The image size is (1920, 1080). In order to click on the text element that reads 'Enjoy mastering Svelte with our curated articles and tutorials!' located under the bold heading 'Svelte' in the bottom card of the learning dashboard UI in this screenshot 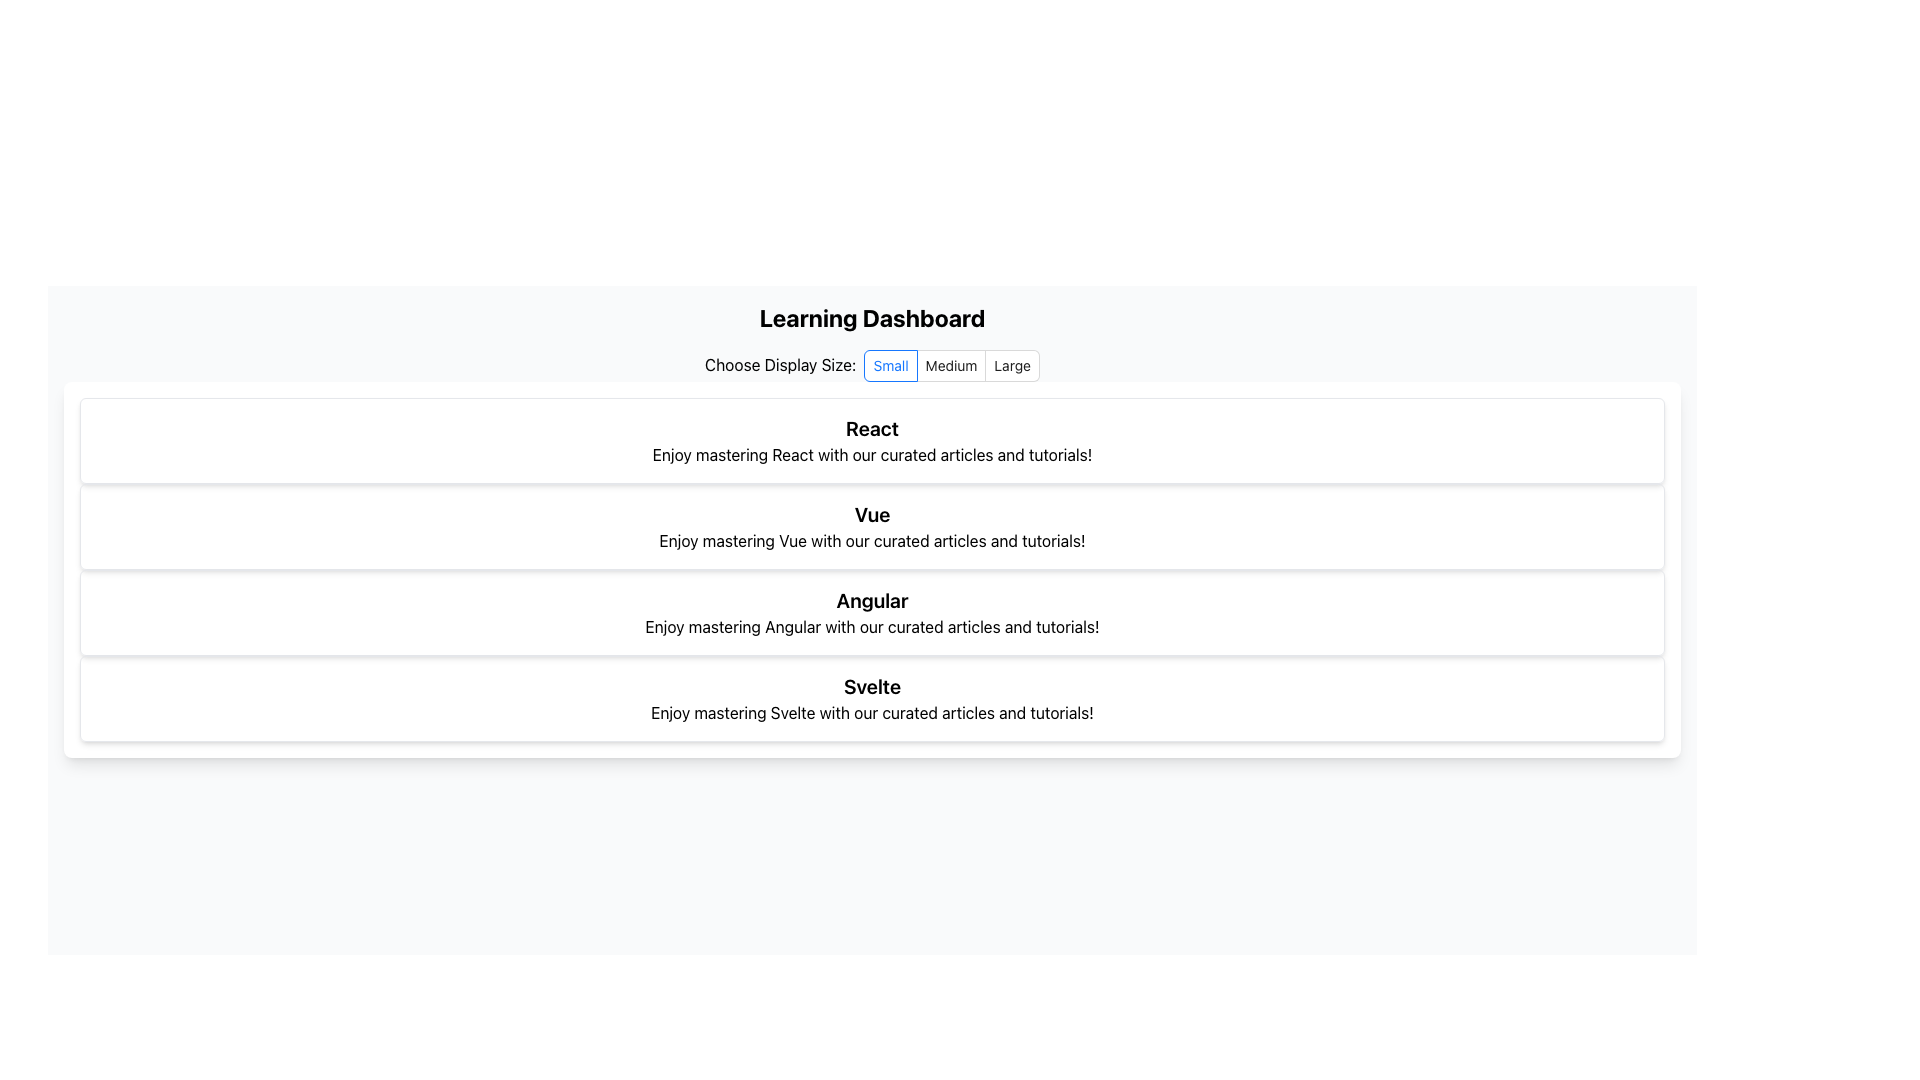, I will do `click(872, 712)`.